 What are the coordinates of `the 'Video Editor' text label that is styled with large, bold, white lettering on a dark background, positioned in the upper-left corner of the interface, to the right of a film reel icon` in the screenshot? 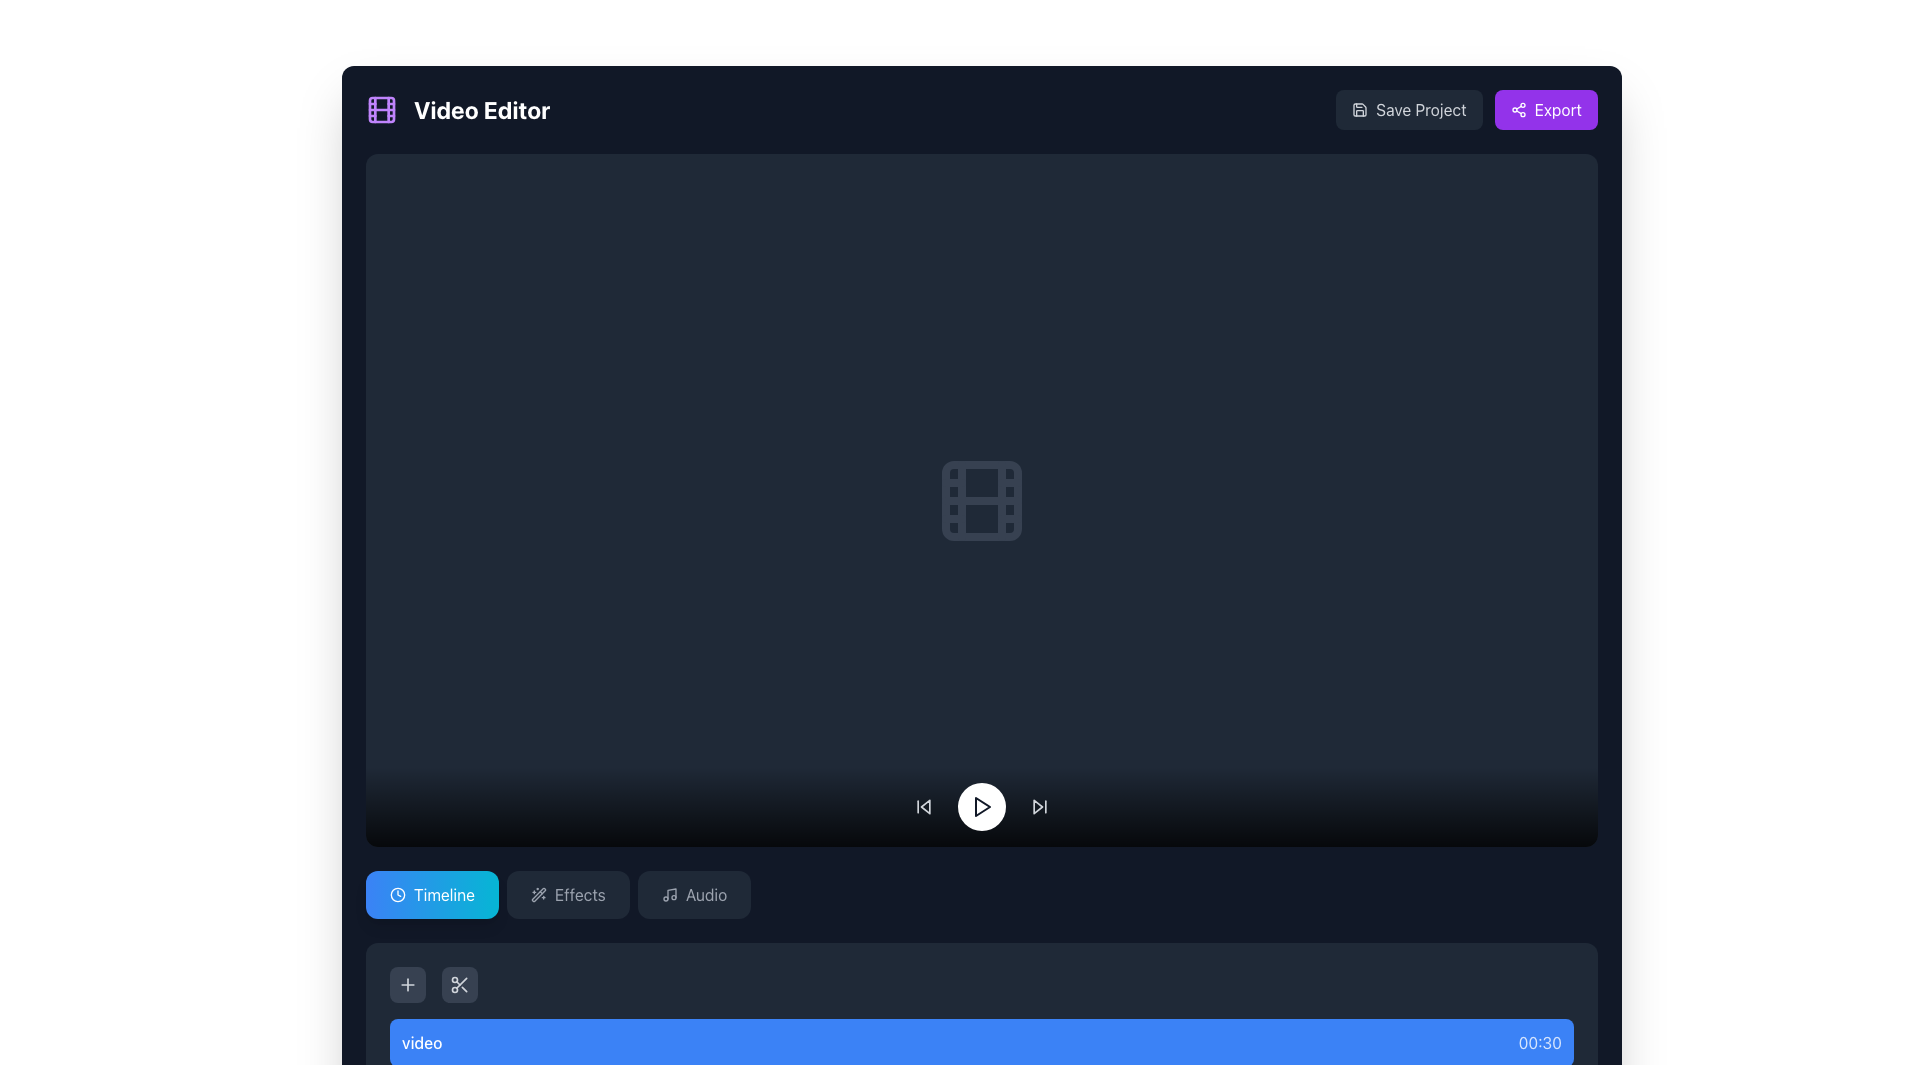 It's located at (482, 110).